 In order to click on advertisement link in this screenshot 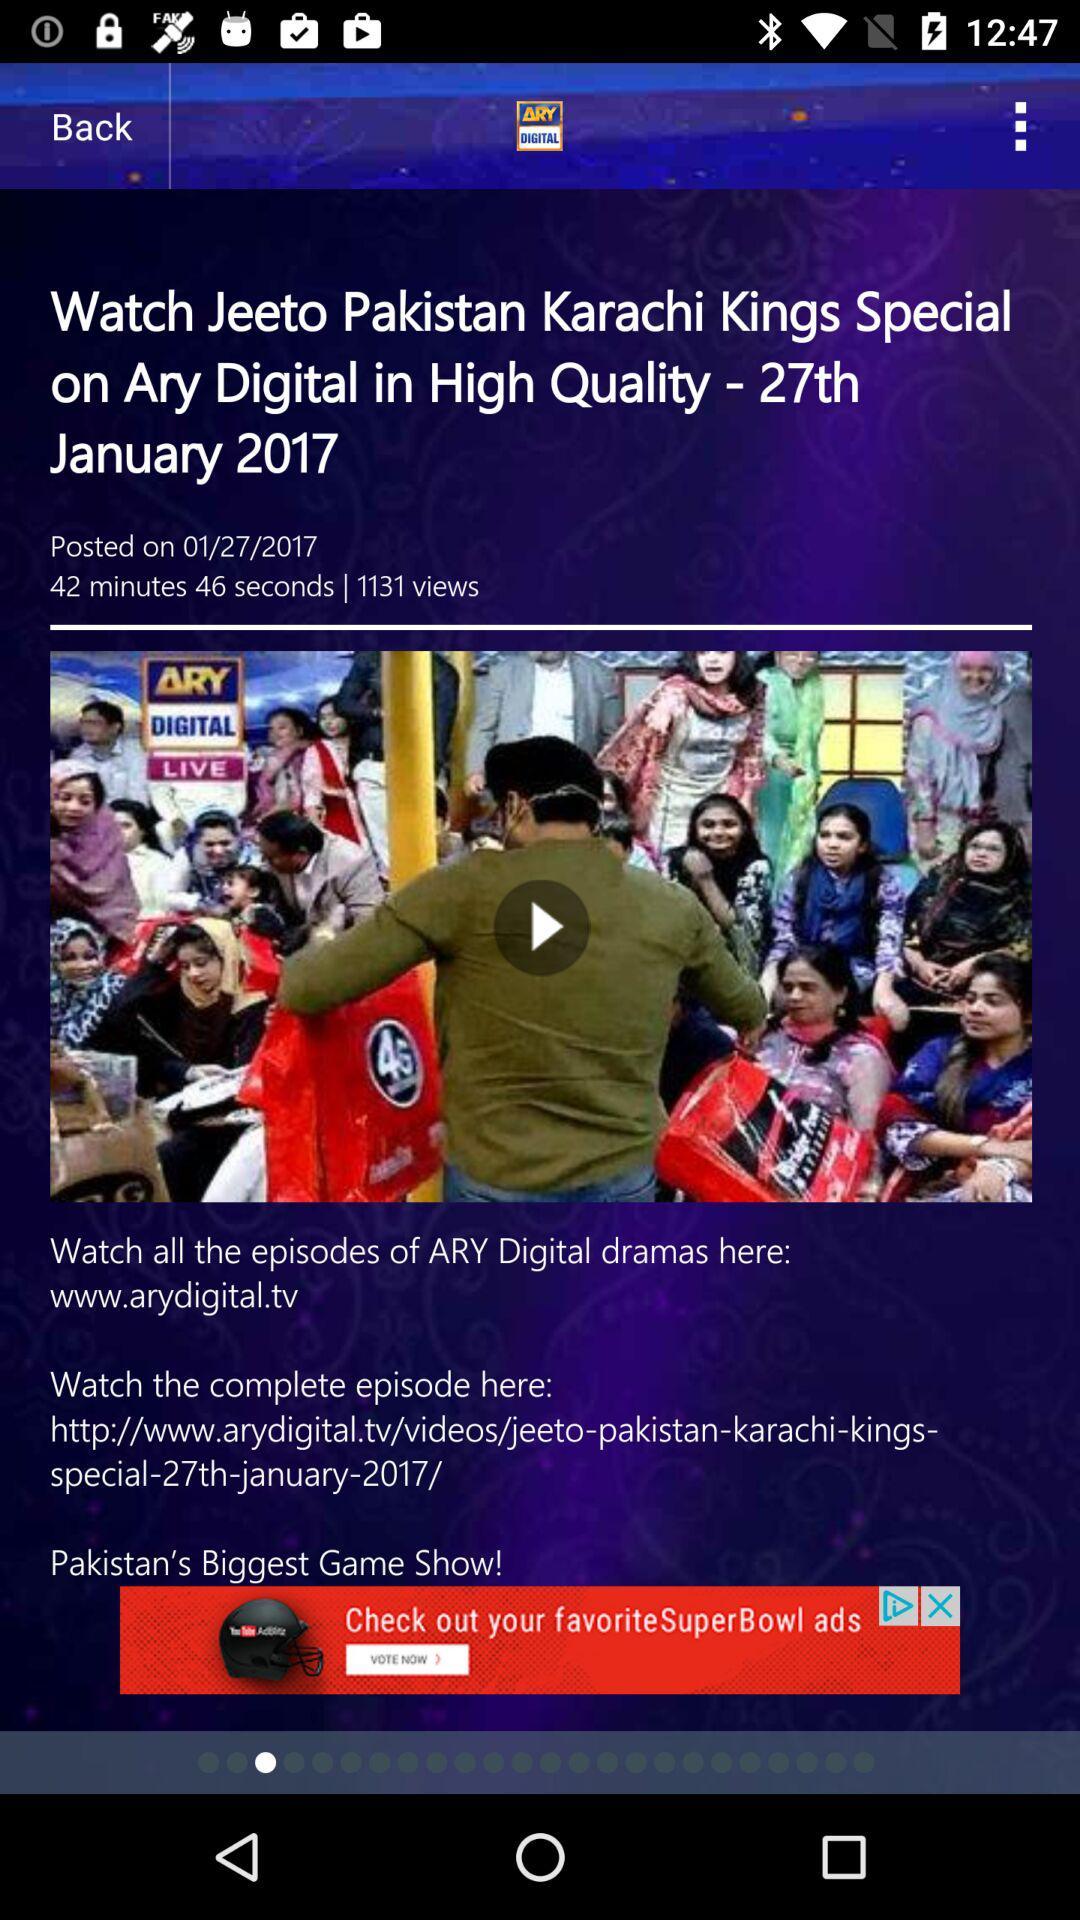, I will do `click(540, 1651)`.